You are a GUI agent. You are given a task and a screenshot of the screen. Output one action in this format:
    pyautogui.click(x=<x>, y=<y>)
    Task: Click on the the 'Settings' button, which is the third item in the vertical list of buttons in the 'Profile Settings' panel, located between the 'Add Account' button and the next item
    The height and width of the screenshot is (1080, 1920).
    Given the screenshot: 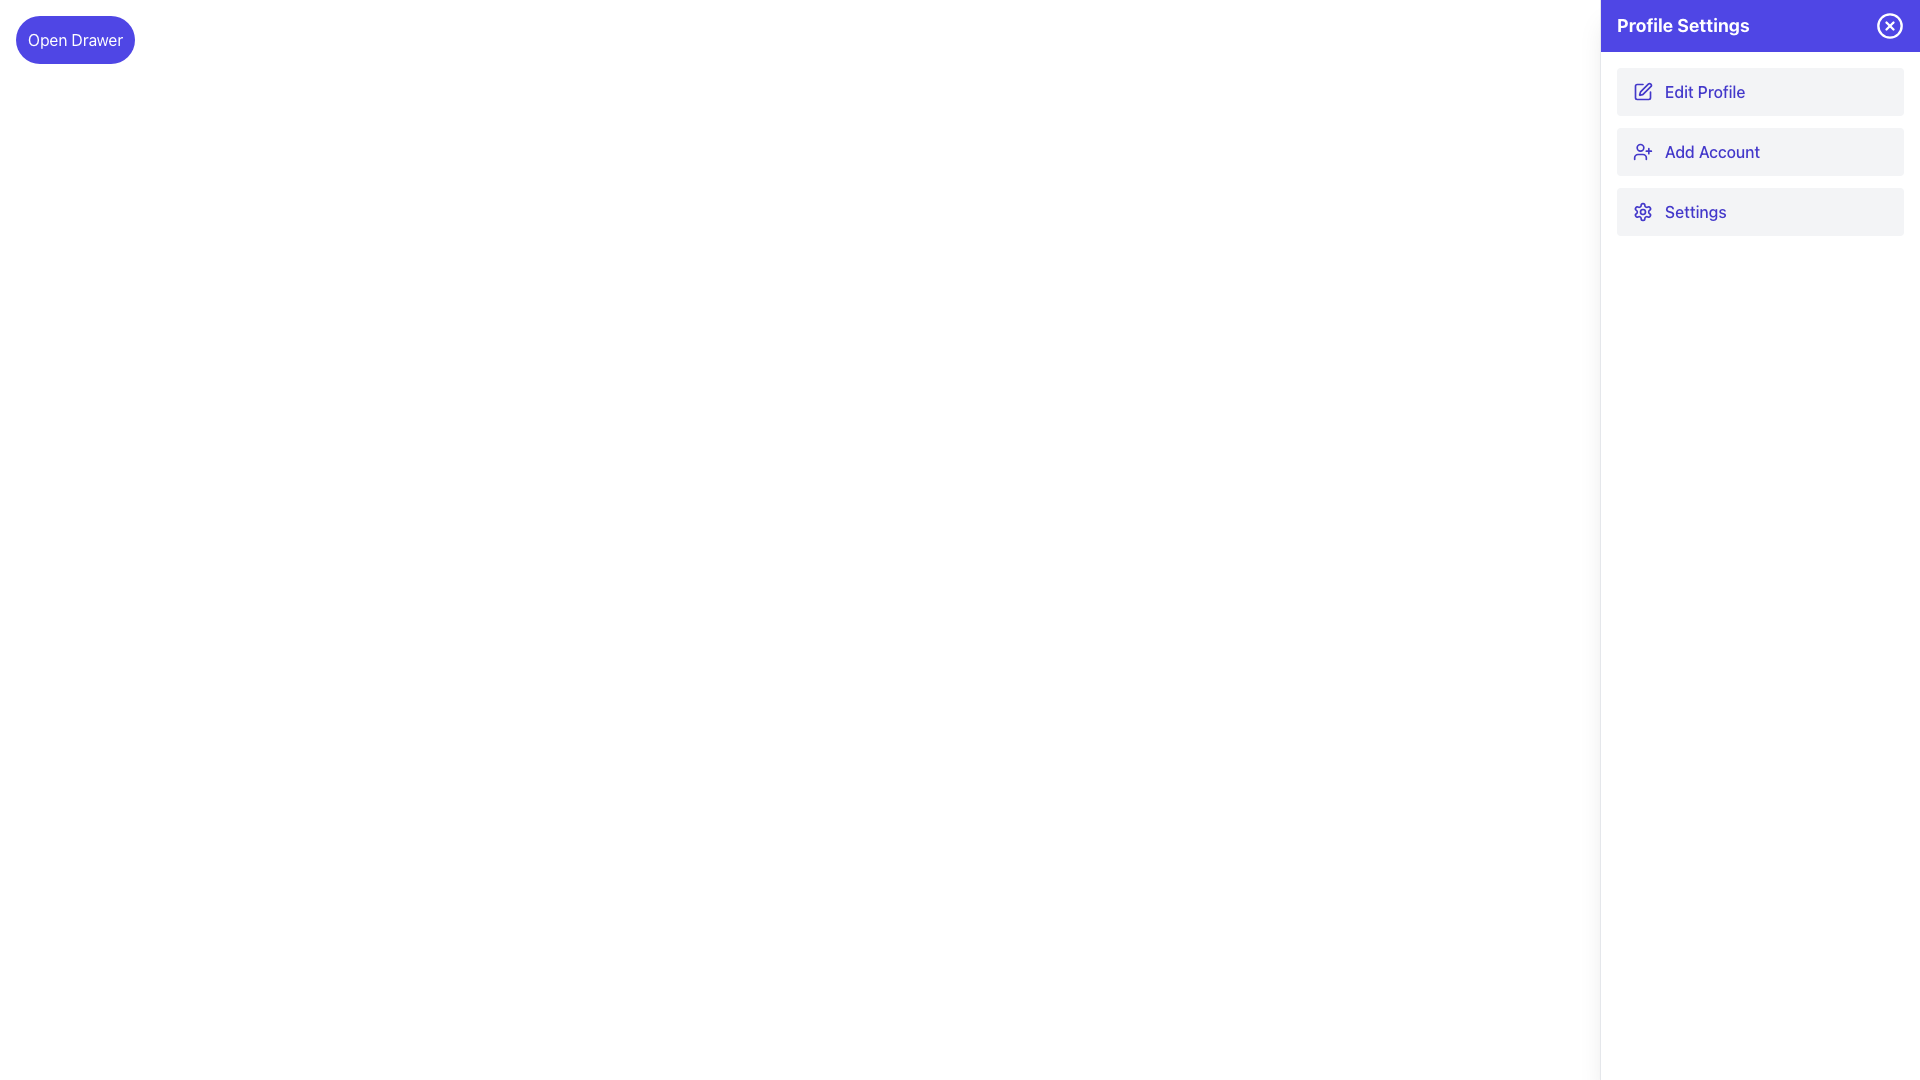 What is the action you would take?
    pyautogui.click(x=1760, y=212)
    